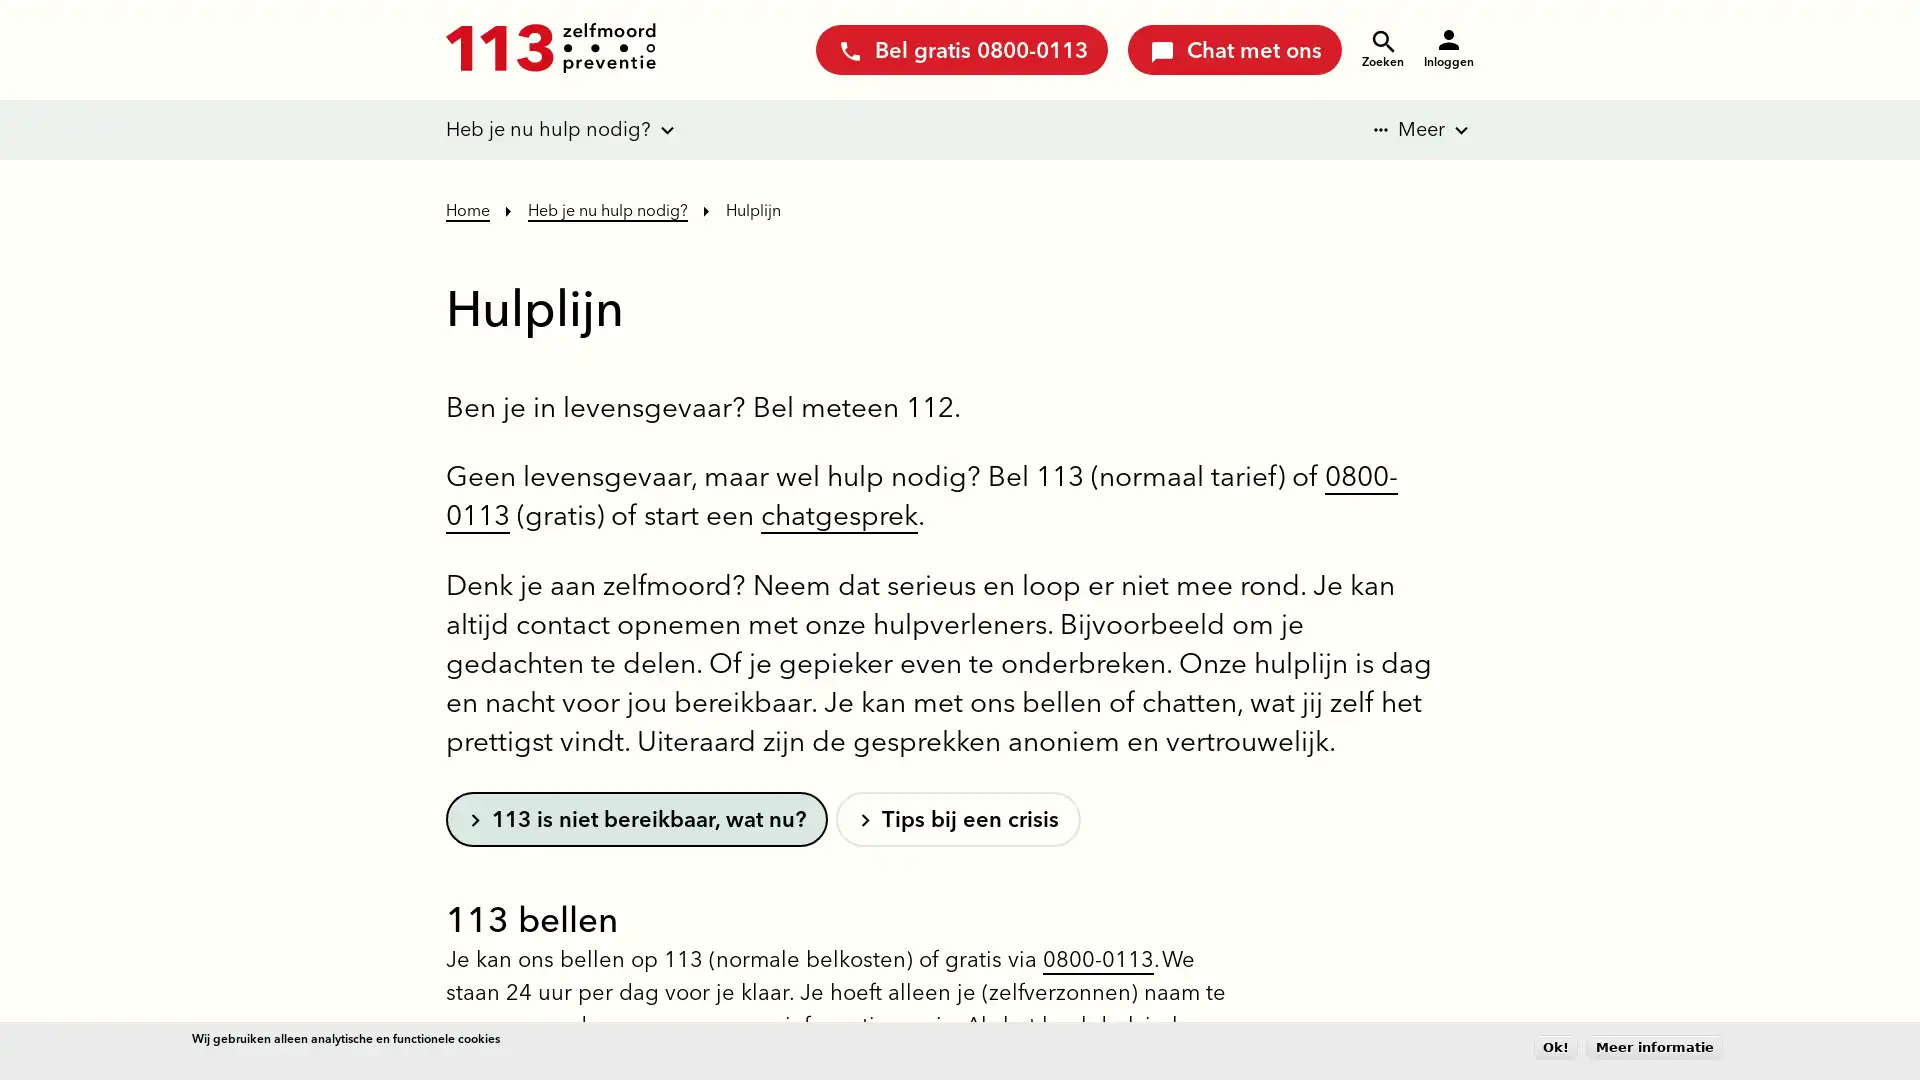 This screenshot has width=1920, height=1080. I want to click on Meer, so click(1406, 130).